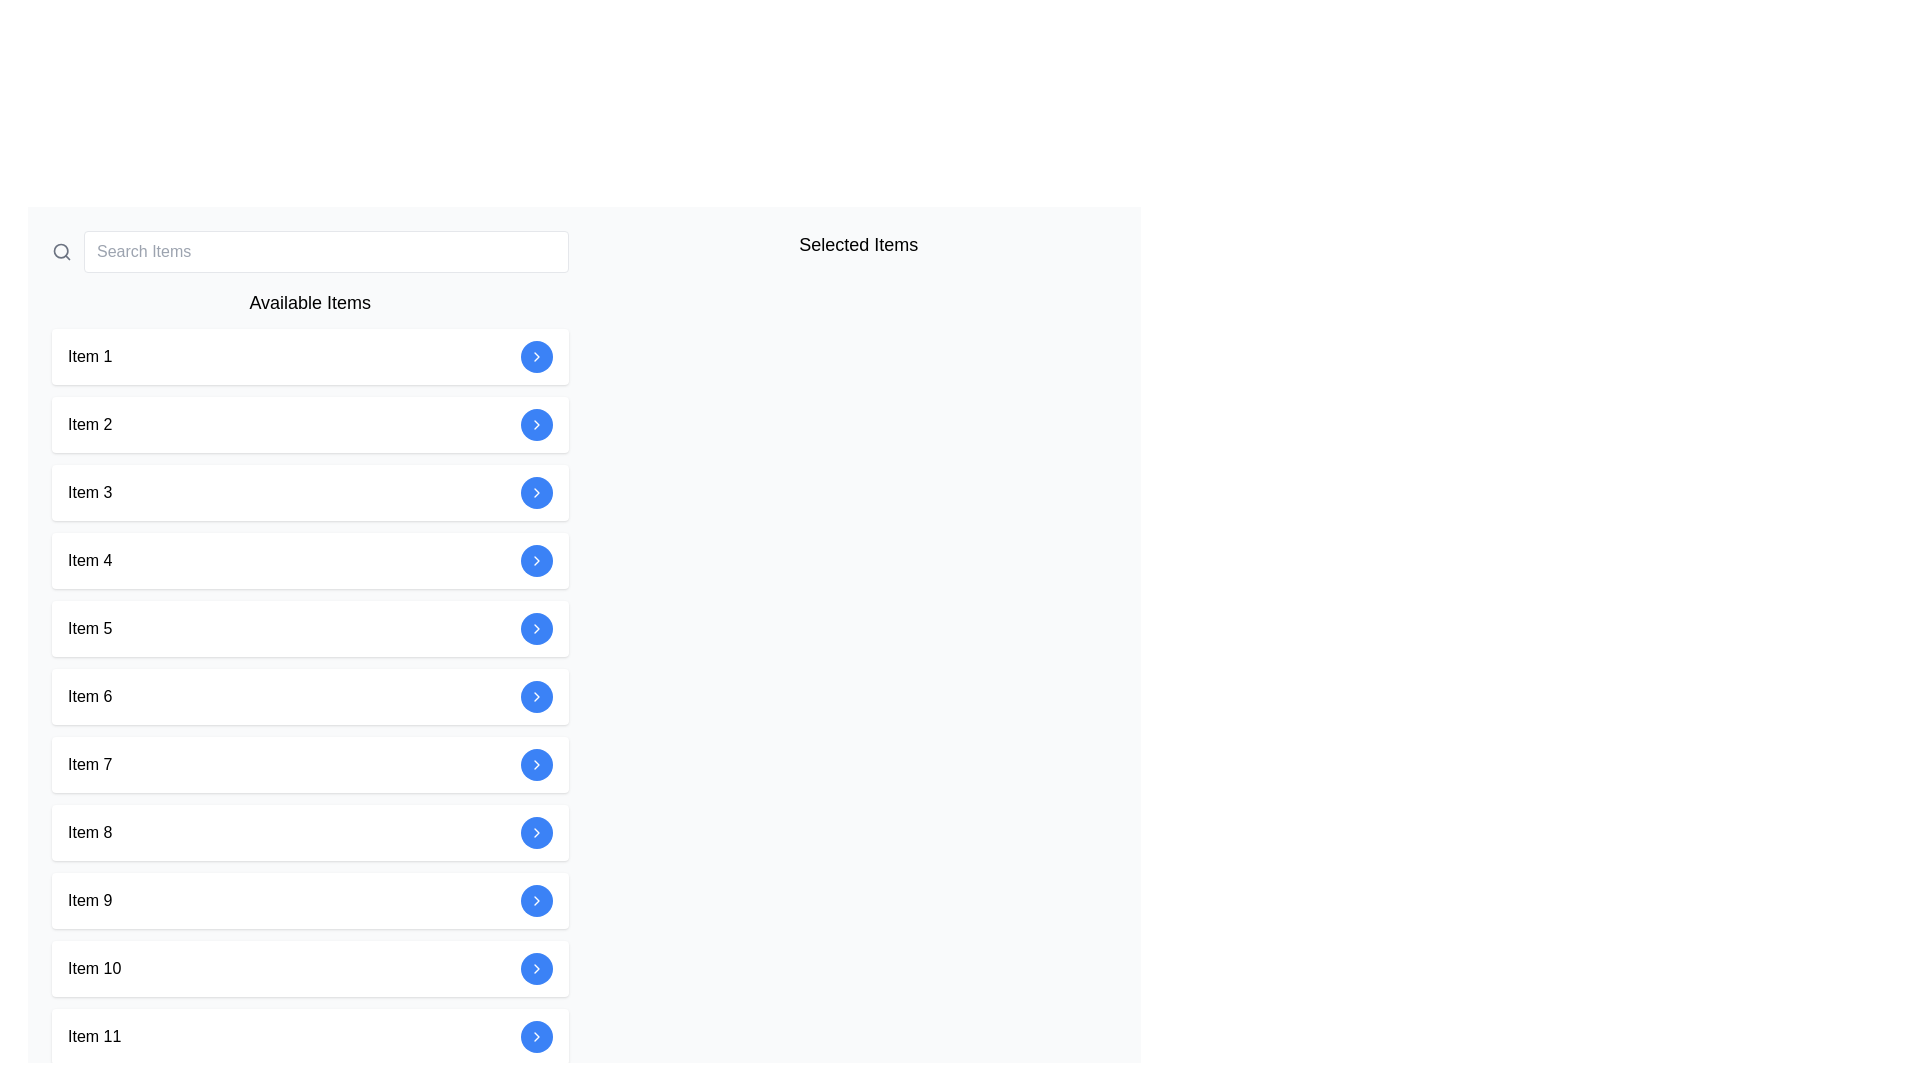  I want to click on the 'Available Items' text label, which is displayed in a bold and slightly larger font, centrally positioned below the search bar and above a list of selectable items, so click(309, 303).